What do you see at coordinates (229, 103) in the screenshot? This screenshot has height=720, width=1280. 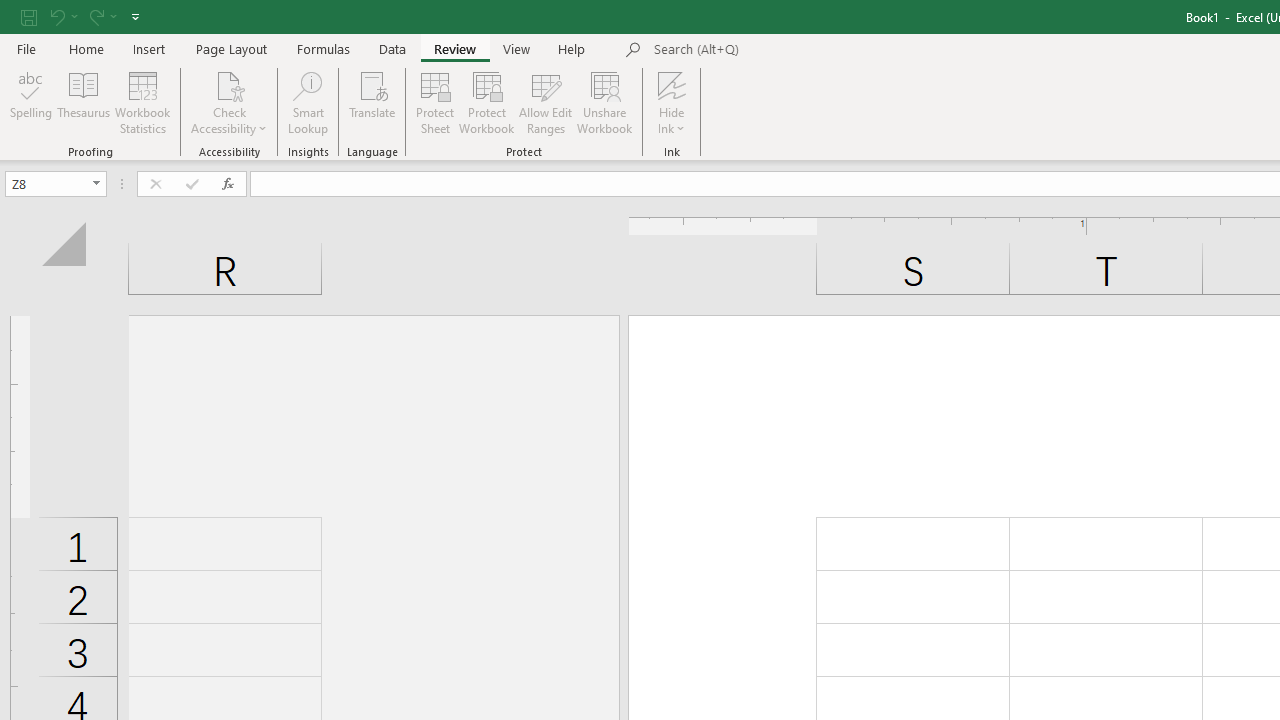 I see `'Check Accessibility'` at bounding box center [229, 103].